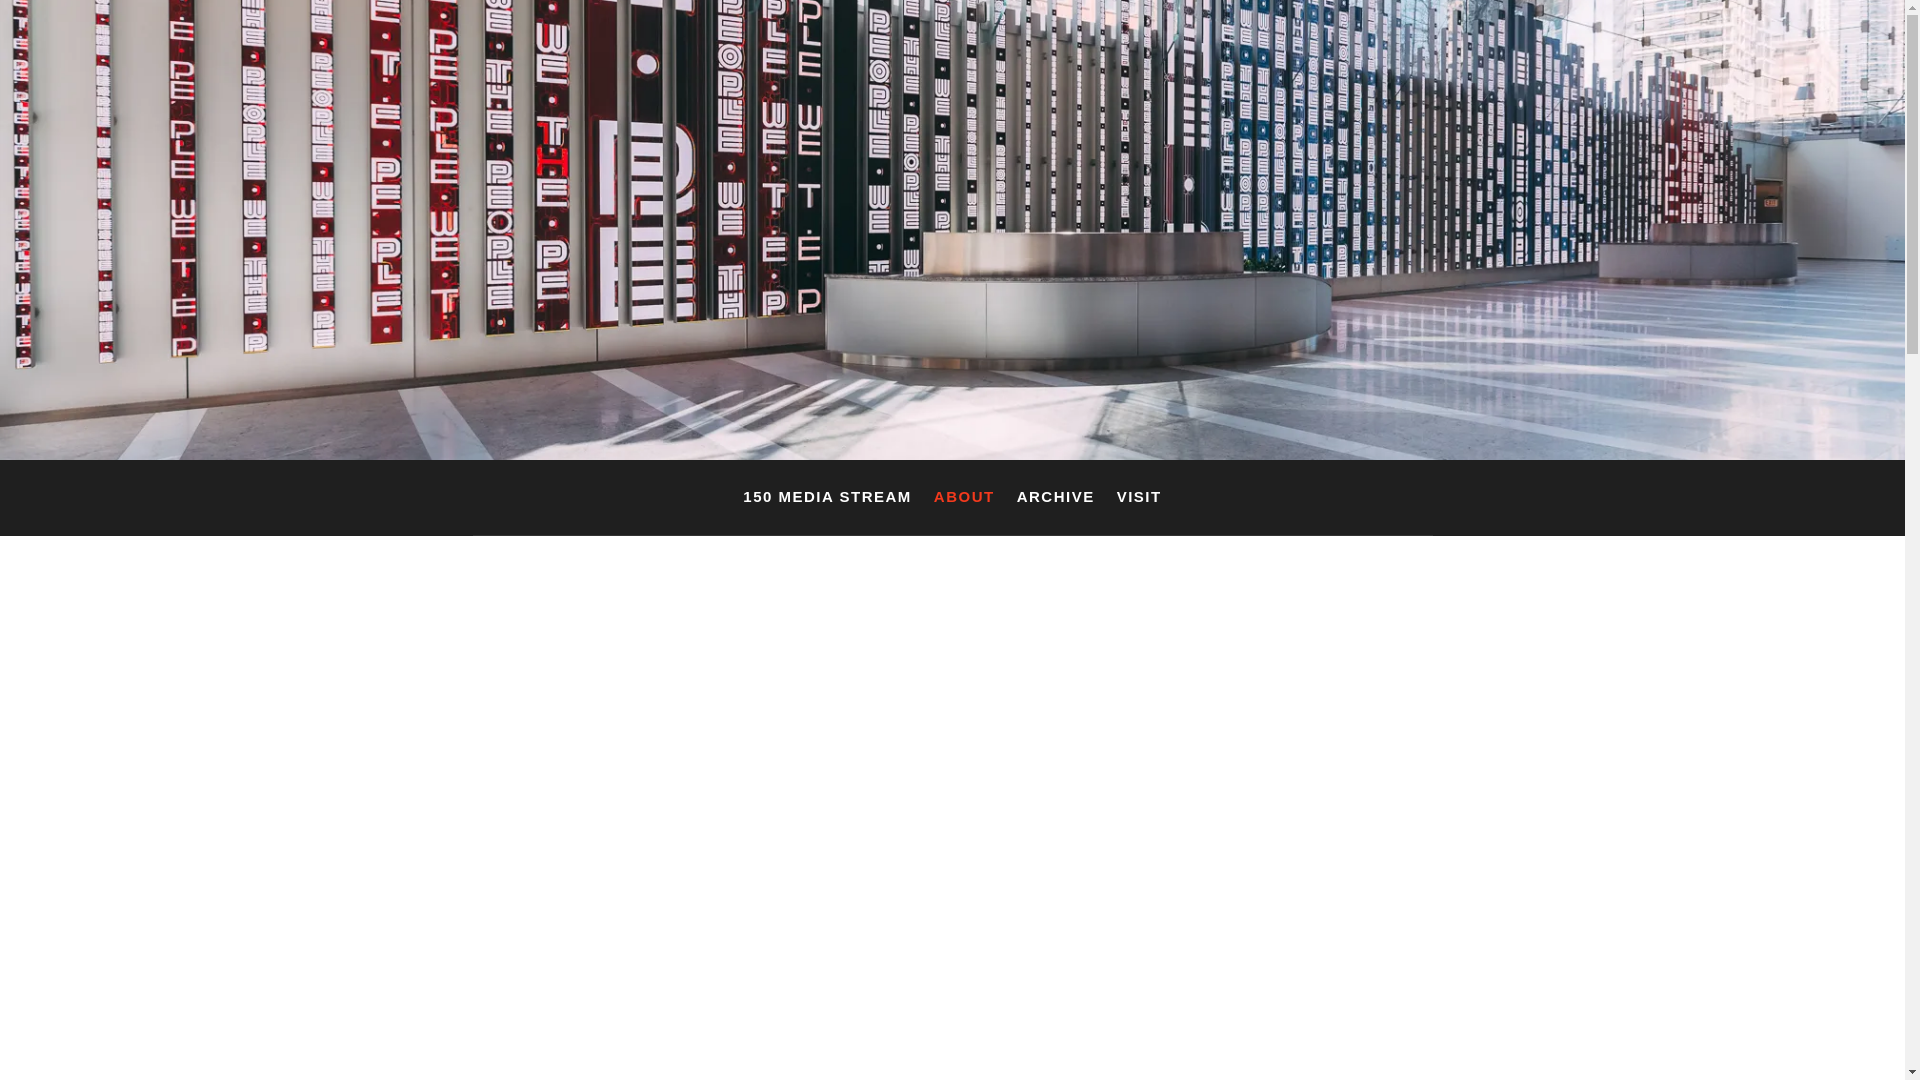  What do you see at coordinates (742, 500) in the screenshot?
I see `'150 MEDIA STREAM'` at bounding box center [742, 500].